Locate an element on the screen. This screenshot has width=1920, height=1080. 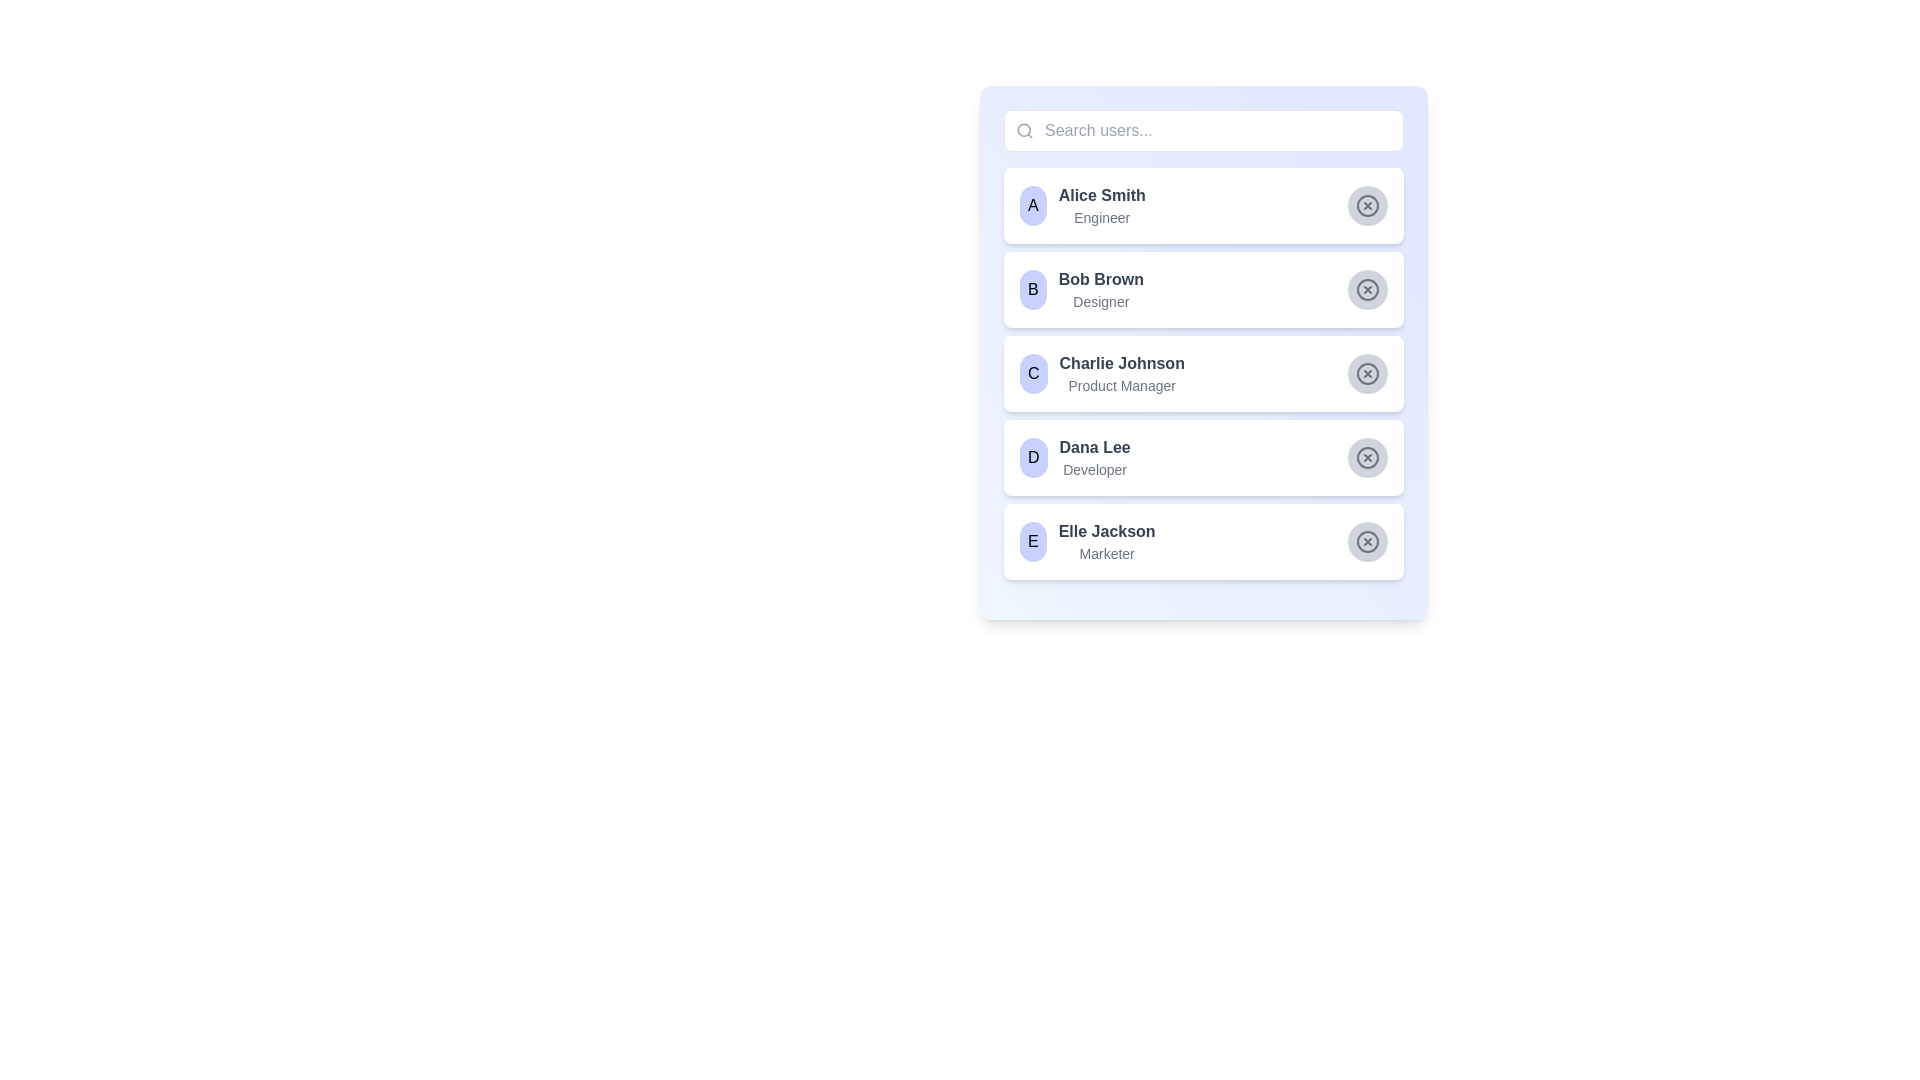
text label indicating the role 'Developer' of the user 'Dana Lee', located beneath the name within the fourth list item of the user list interface is located at coordinates (1094, 470).